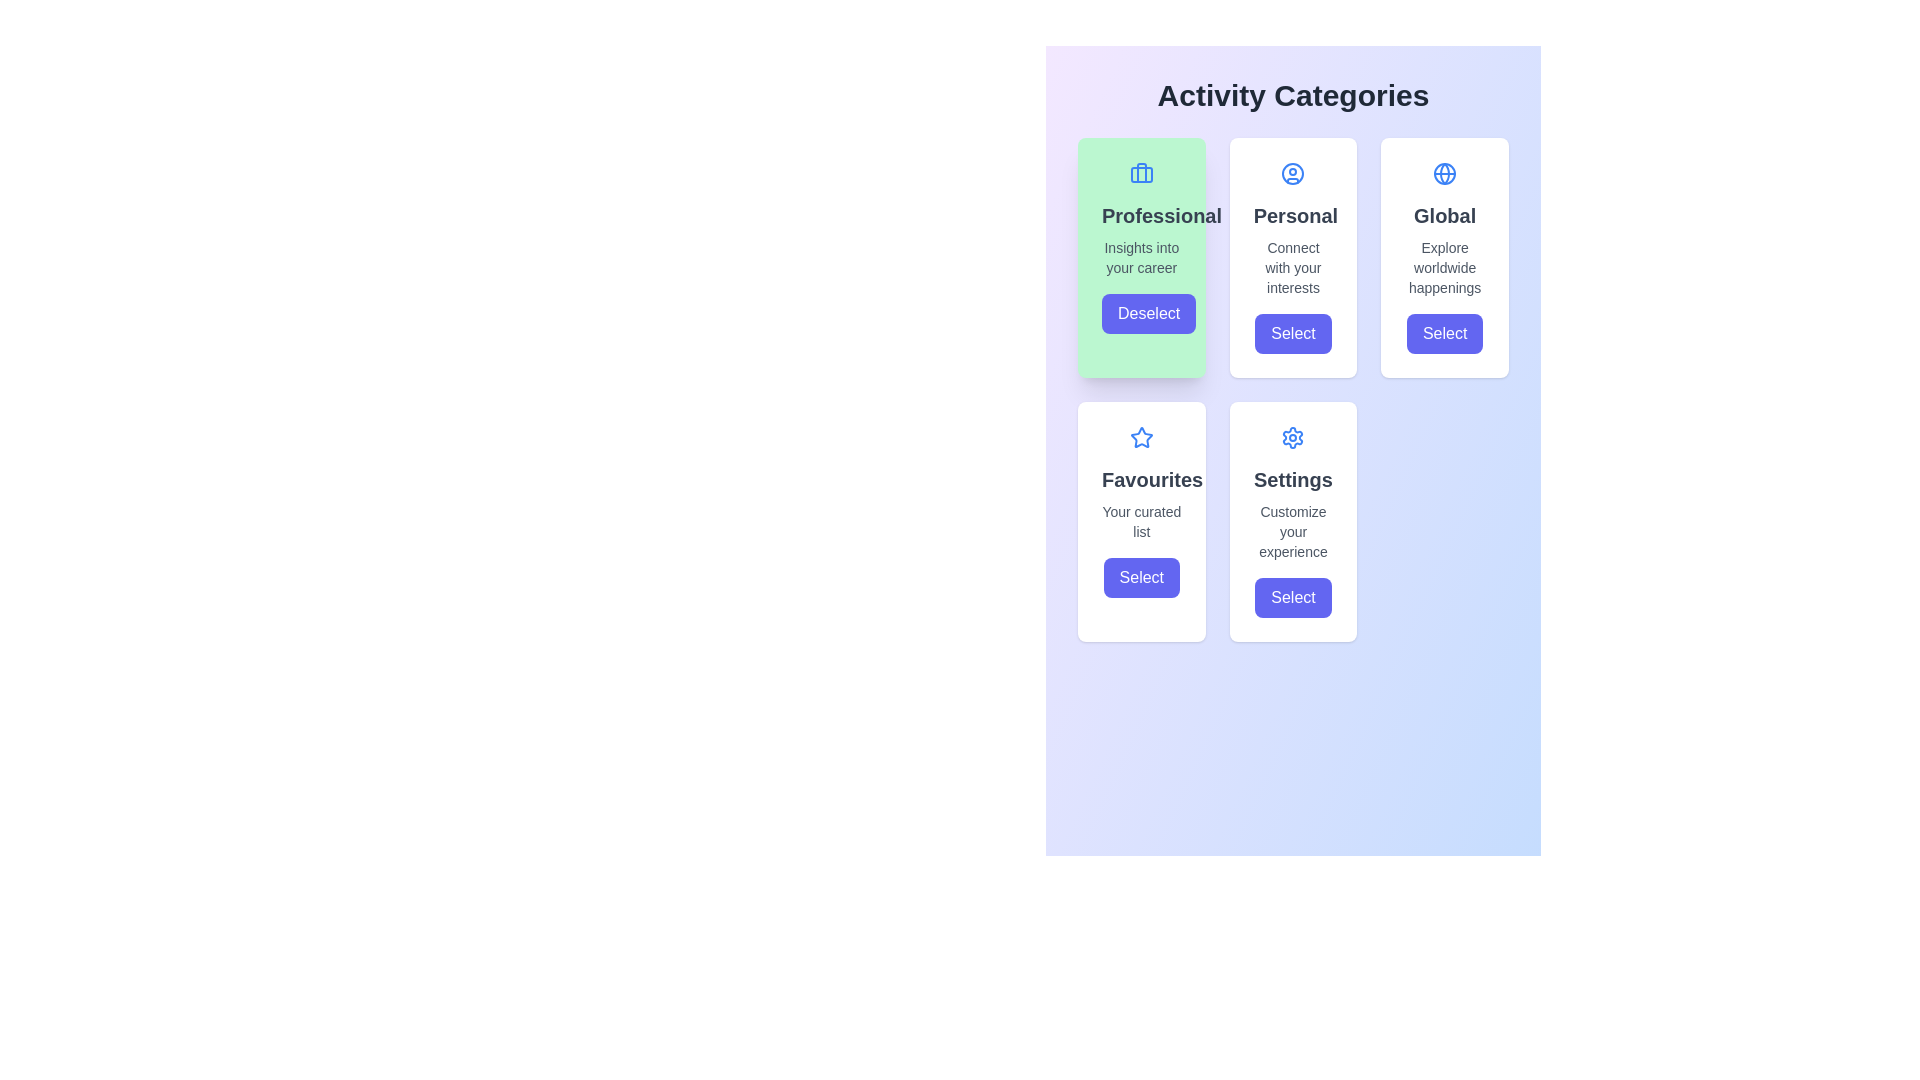 The height and width of the screenshot is (1080, 1920). Describe the element at coordinates (1445, 172) in the screenshot. I see `the globe icon located at the top-right card in the 'Activity Categories' section, which features a circular outline with latitude and longitude lines and is labeled 'Global'` at that location.